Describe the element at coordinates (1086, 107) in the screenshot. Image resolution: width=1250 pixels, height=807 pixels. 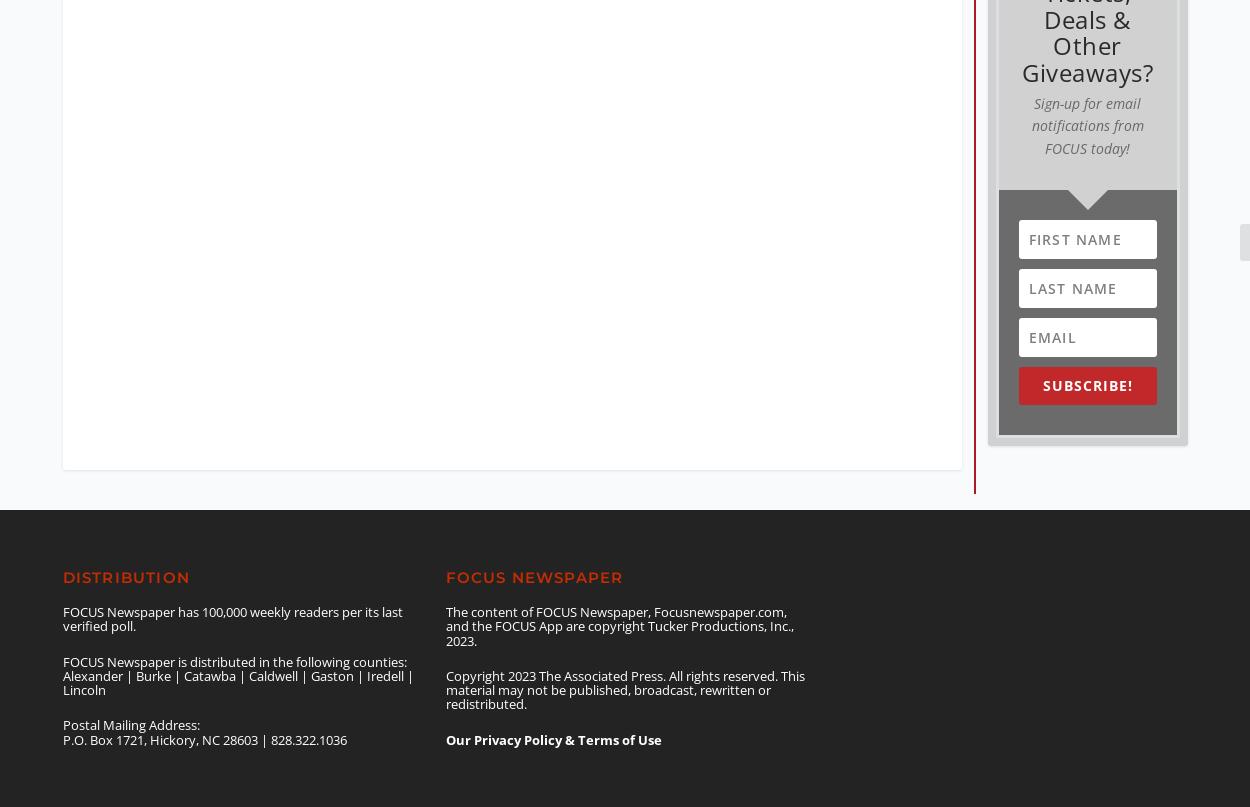
I see `'Sign-up for email notifications from FOCUS today!'` at that location.